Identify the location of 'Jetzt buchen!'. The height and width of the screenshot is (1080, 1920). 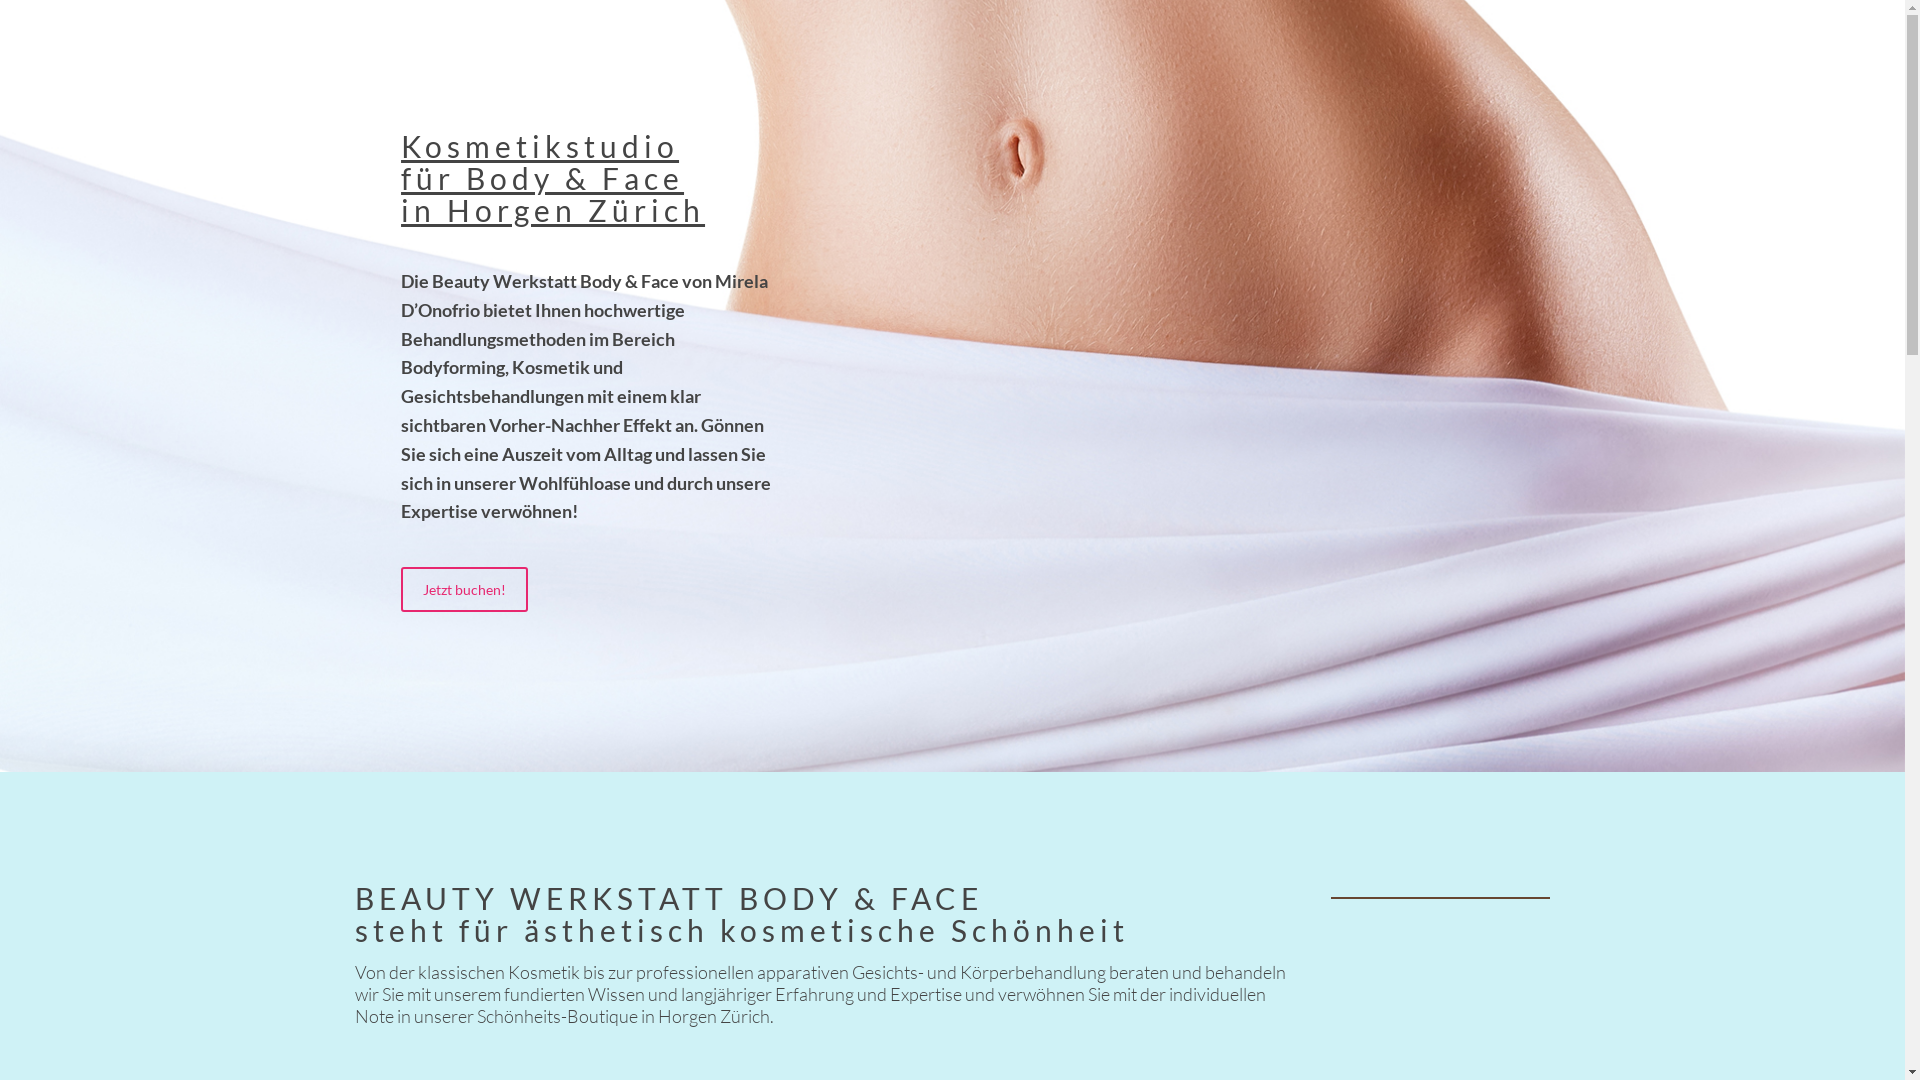
(400, 588).